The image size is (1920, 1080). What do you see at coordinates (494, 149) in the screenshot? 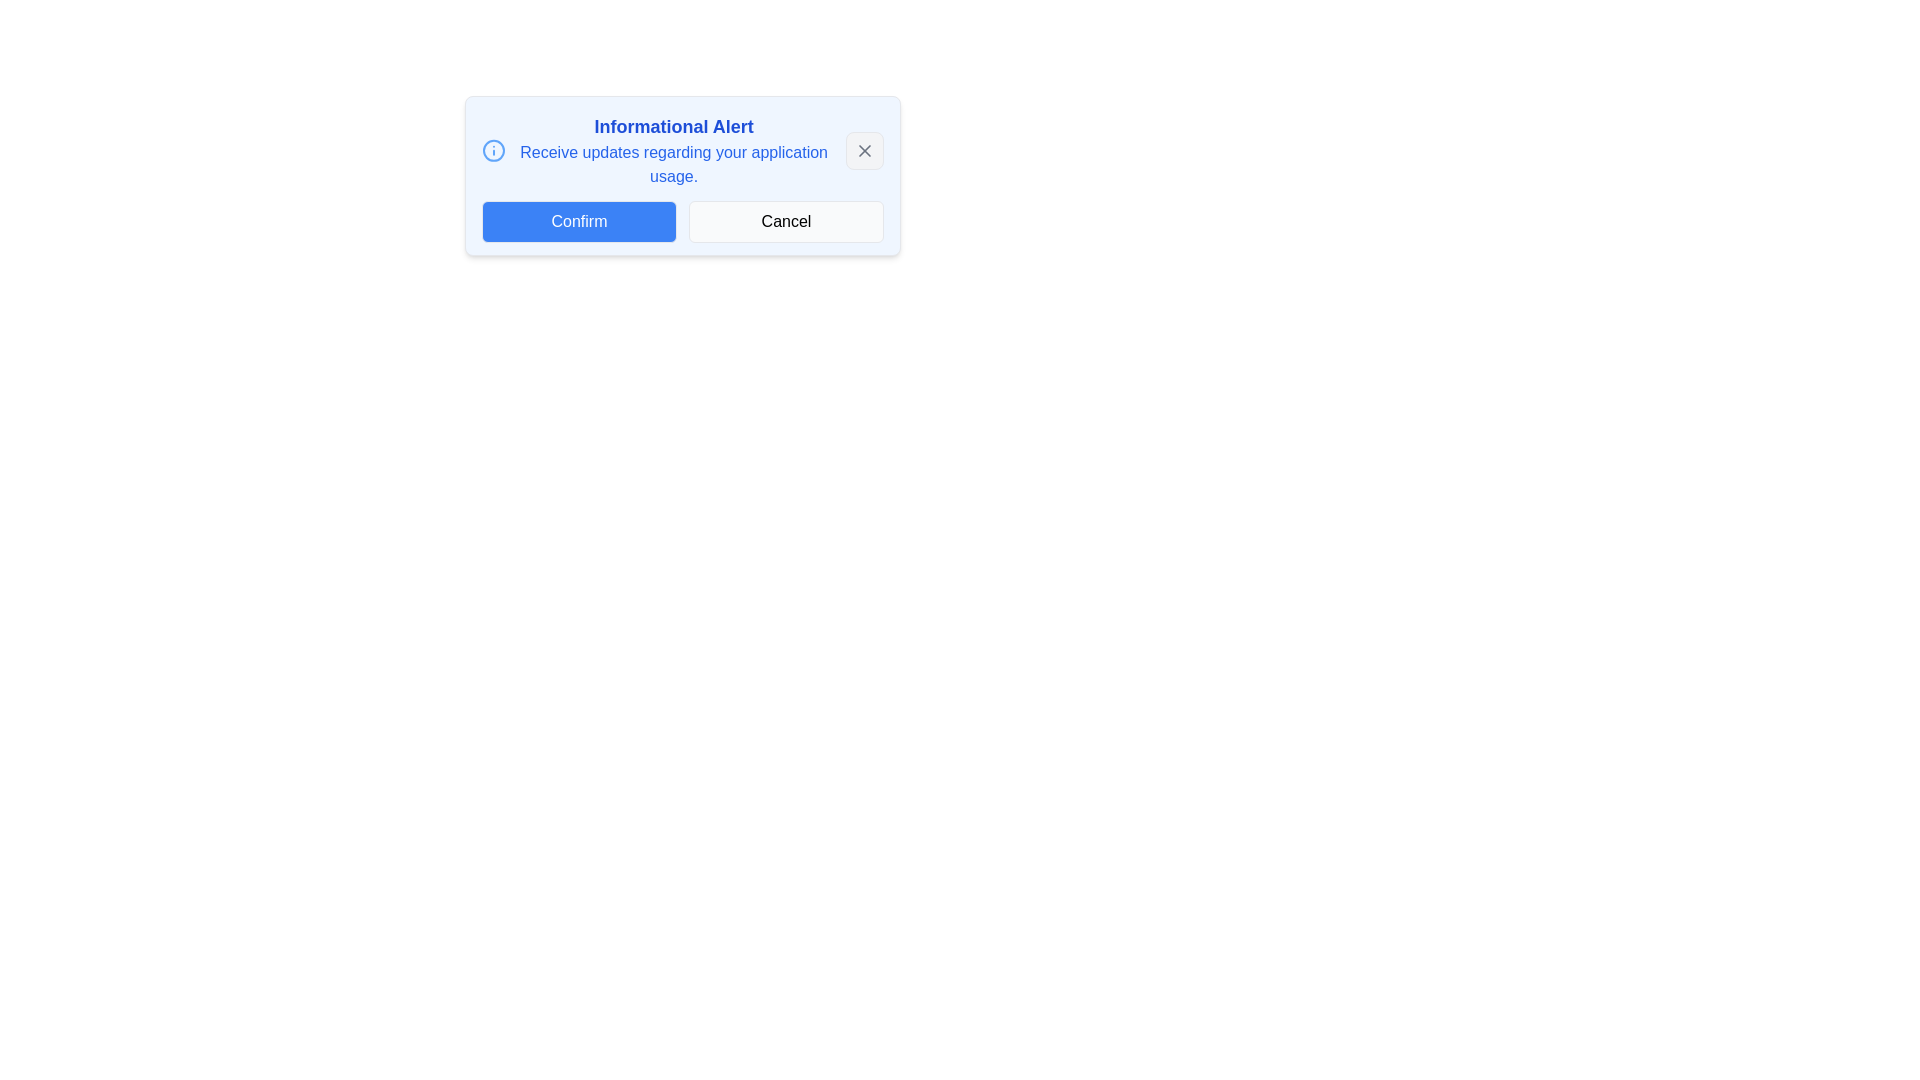
I see `the circular blue informational icon that has an 'i' symbol, located to the left of the text 'Informational Alert'` at bounding box center [494, 149].